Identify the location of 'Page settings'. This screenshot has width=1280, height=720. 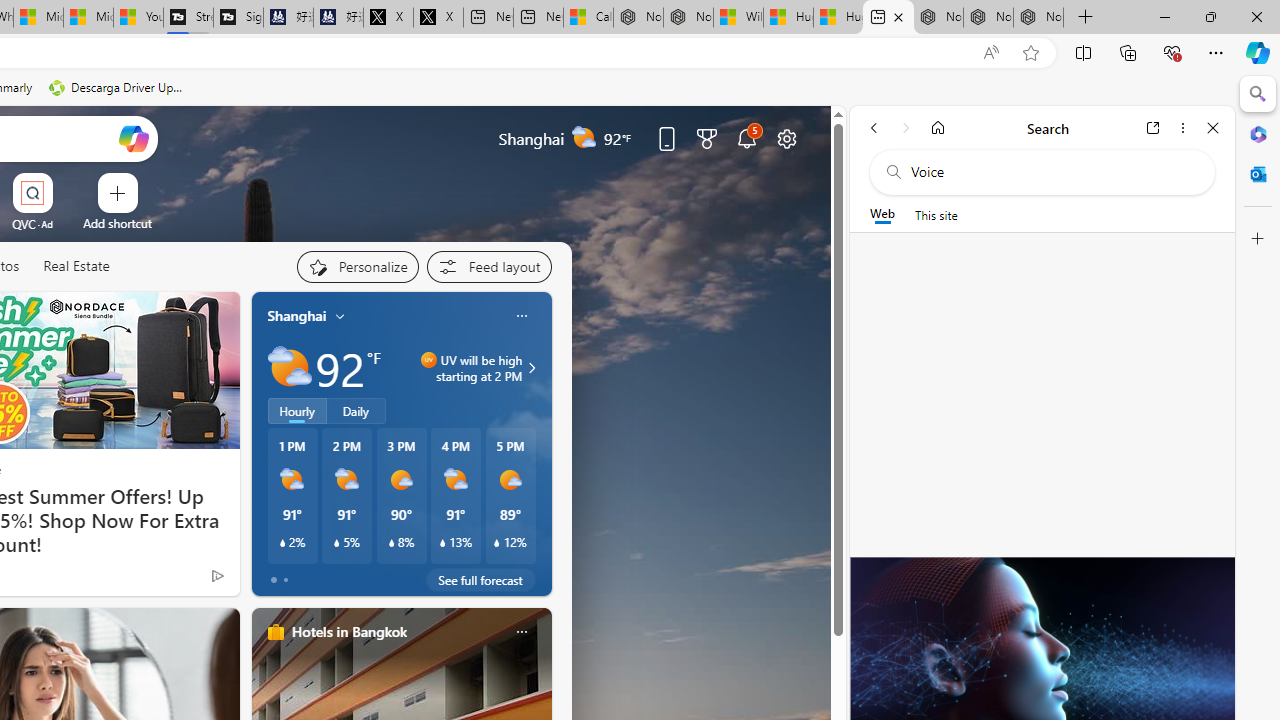
(785, 137).